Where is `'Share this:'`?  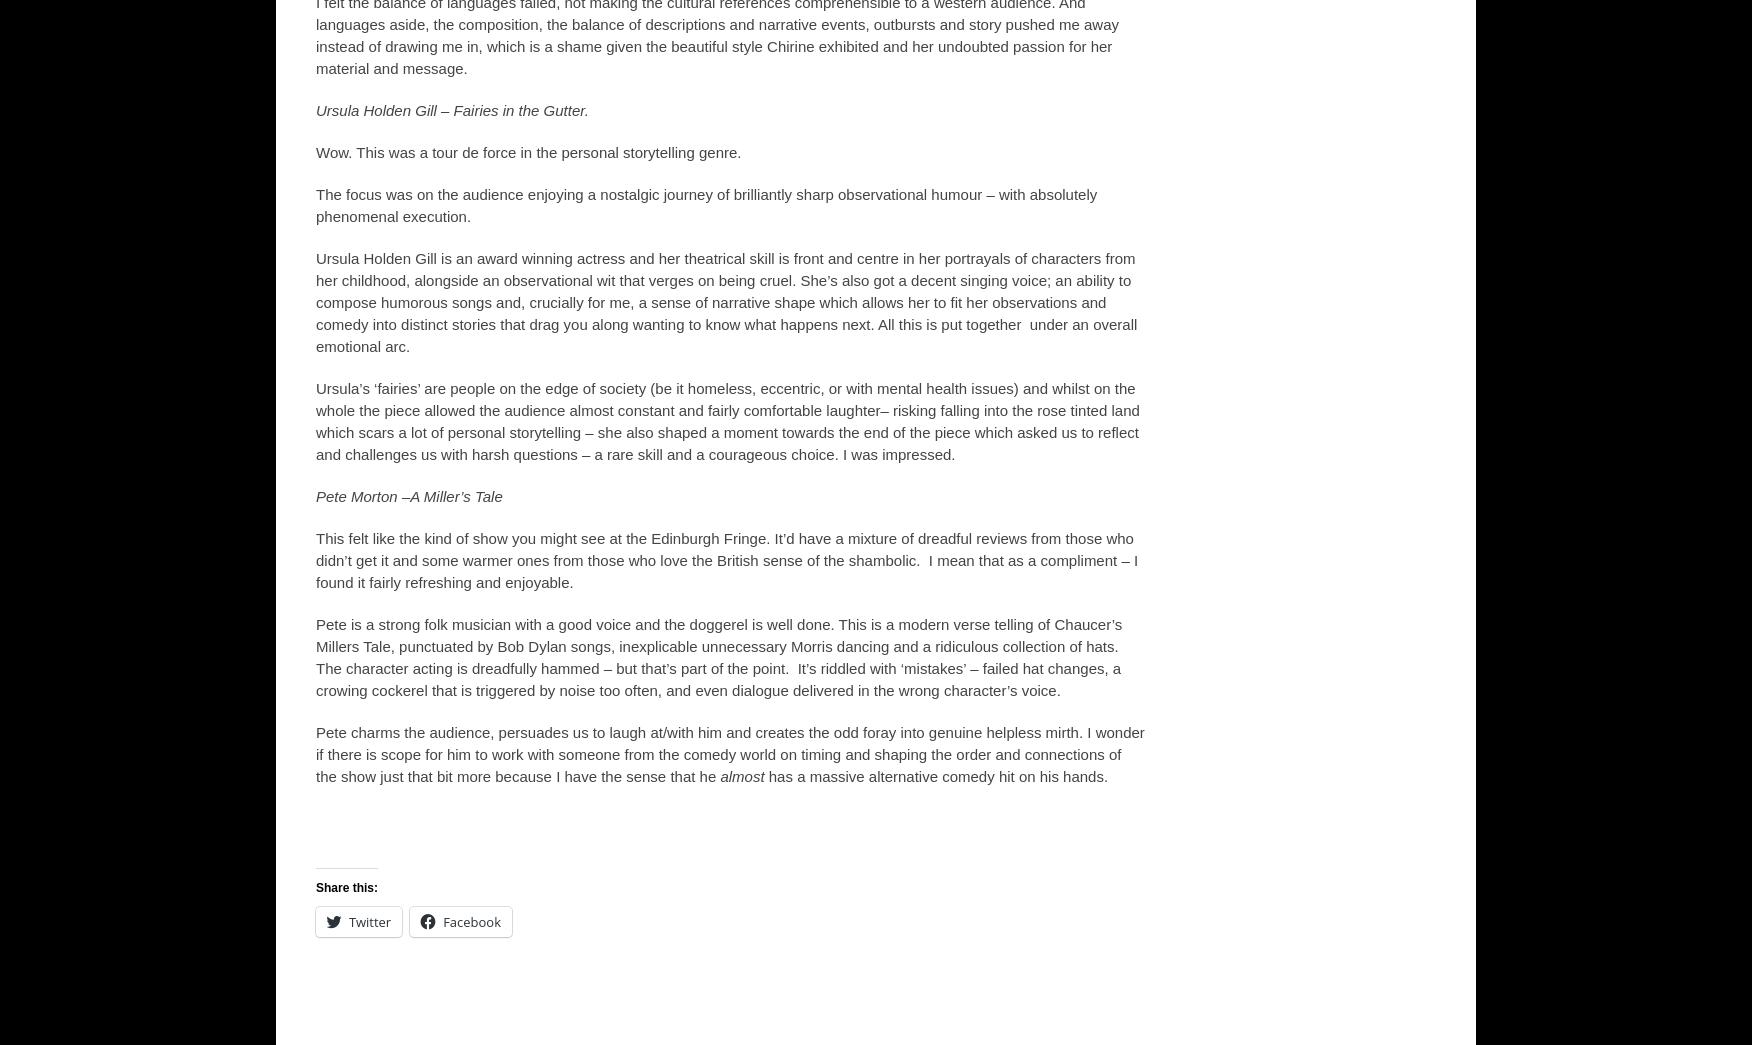 'Share this:' is located at coordinates (316, 886).